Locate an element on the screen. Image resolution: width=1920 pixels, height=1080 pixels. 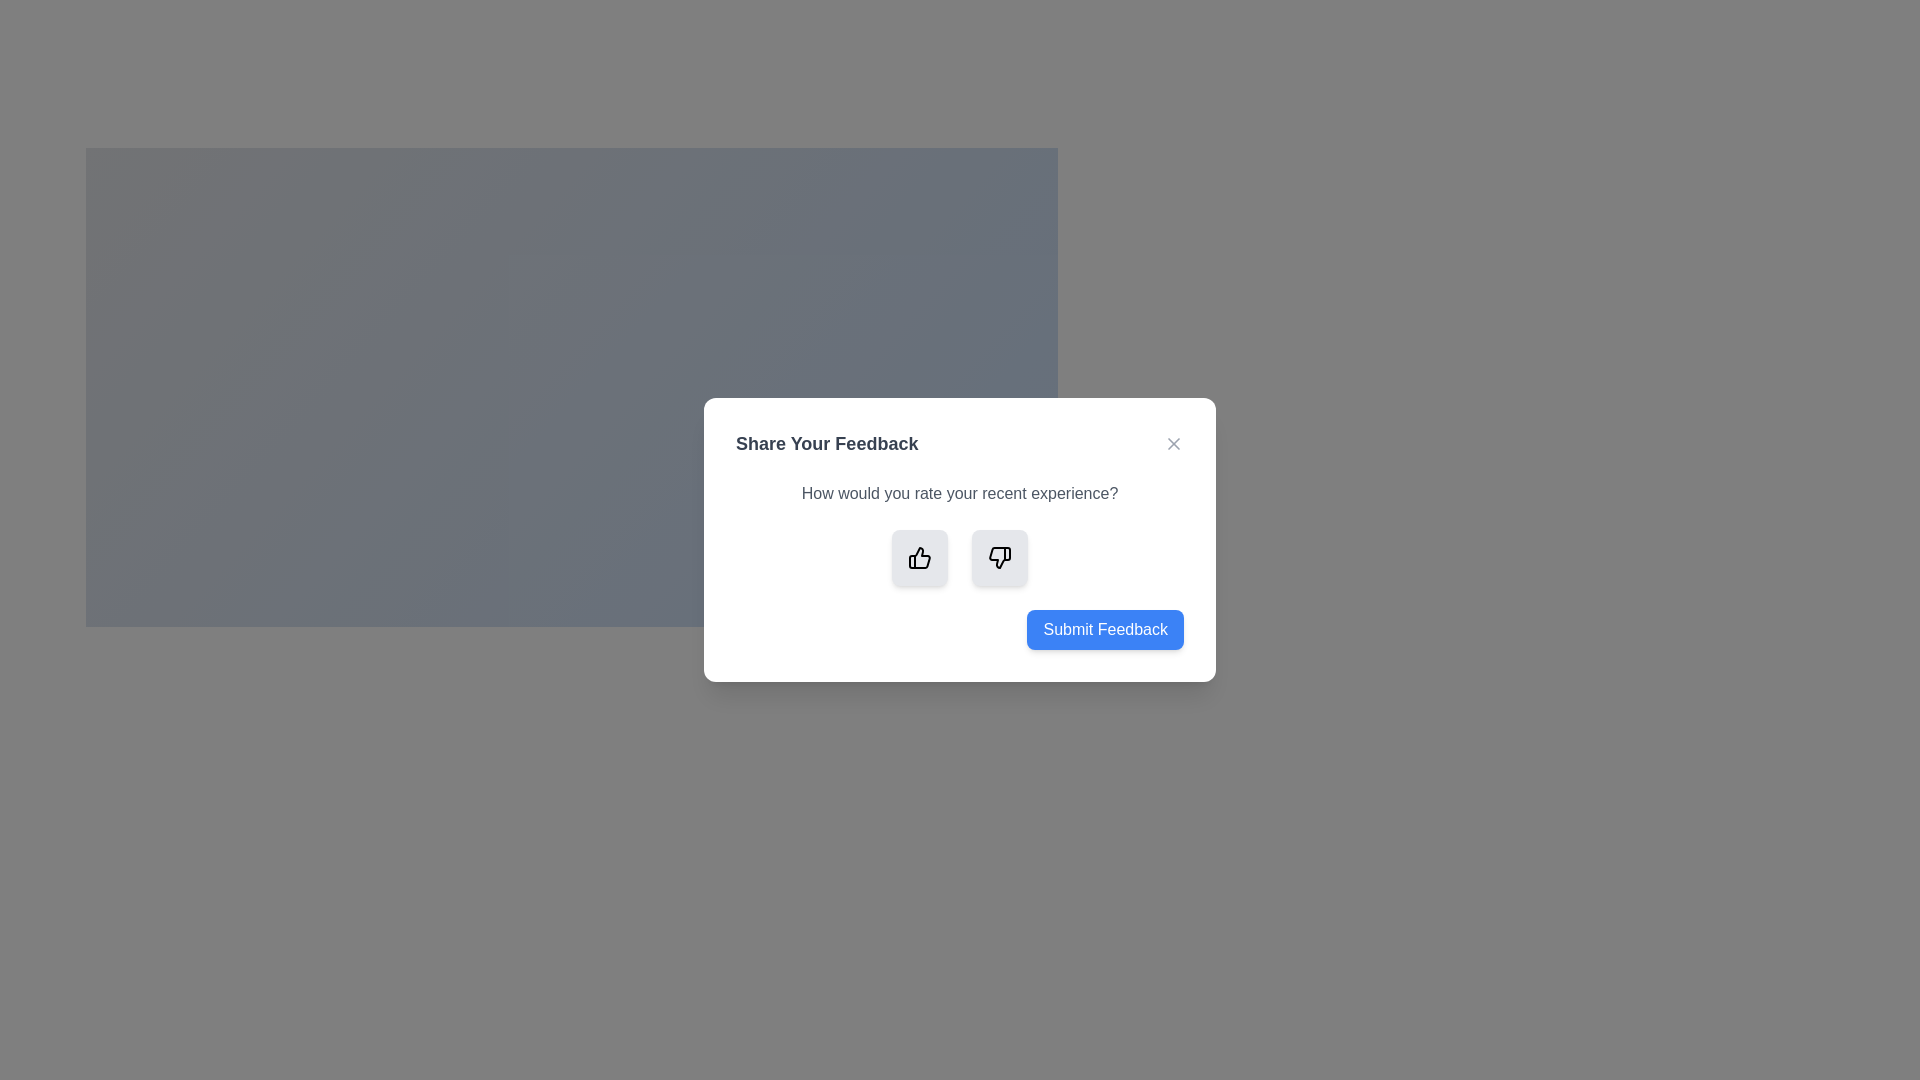
the positive feedback icon button located in the 'Share Your Feedback' dialog box is located at coordinates (918, 558).